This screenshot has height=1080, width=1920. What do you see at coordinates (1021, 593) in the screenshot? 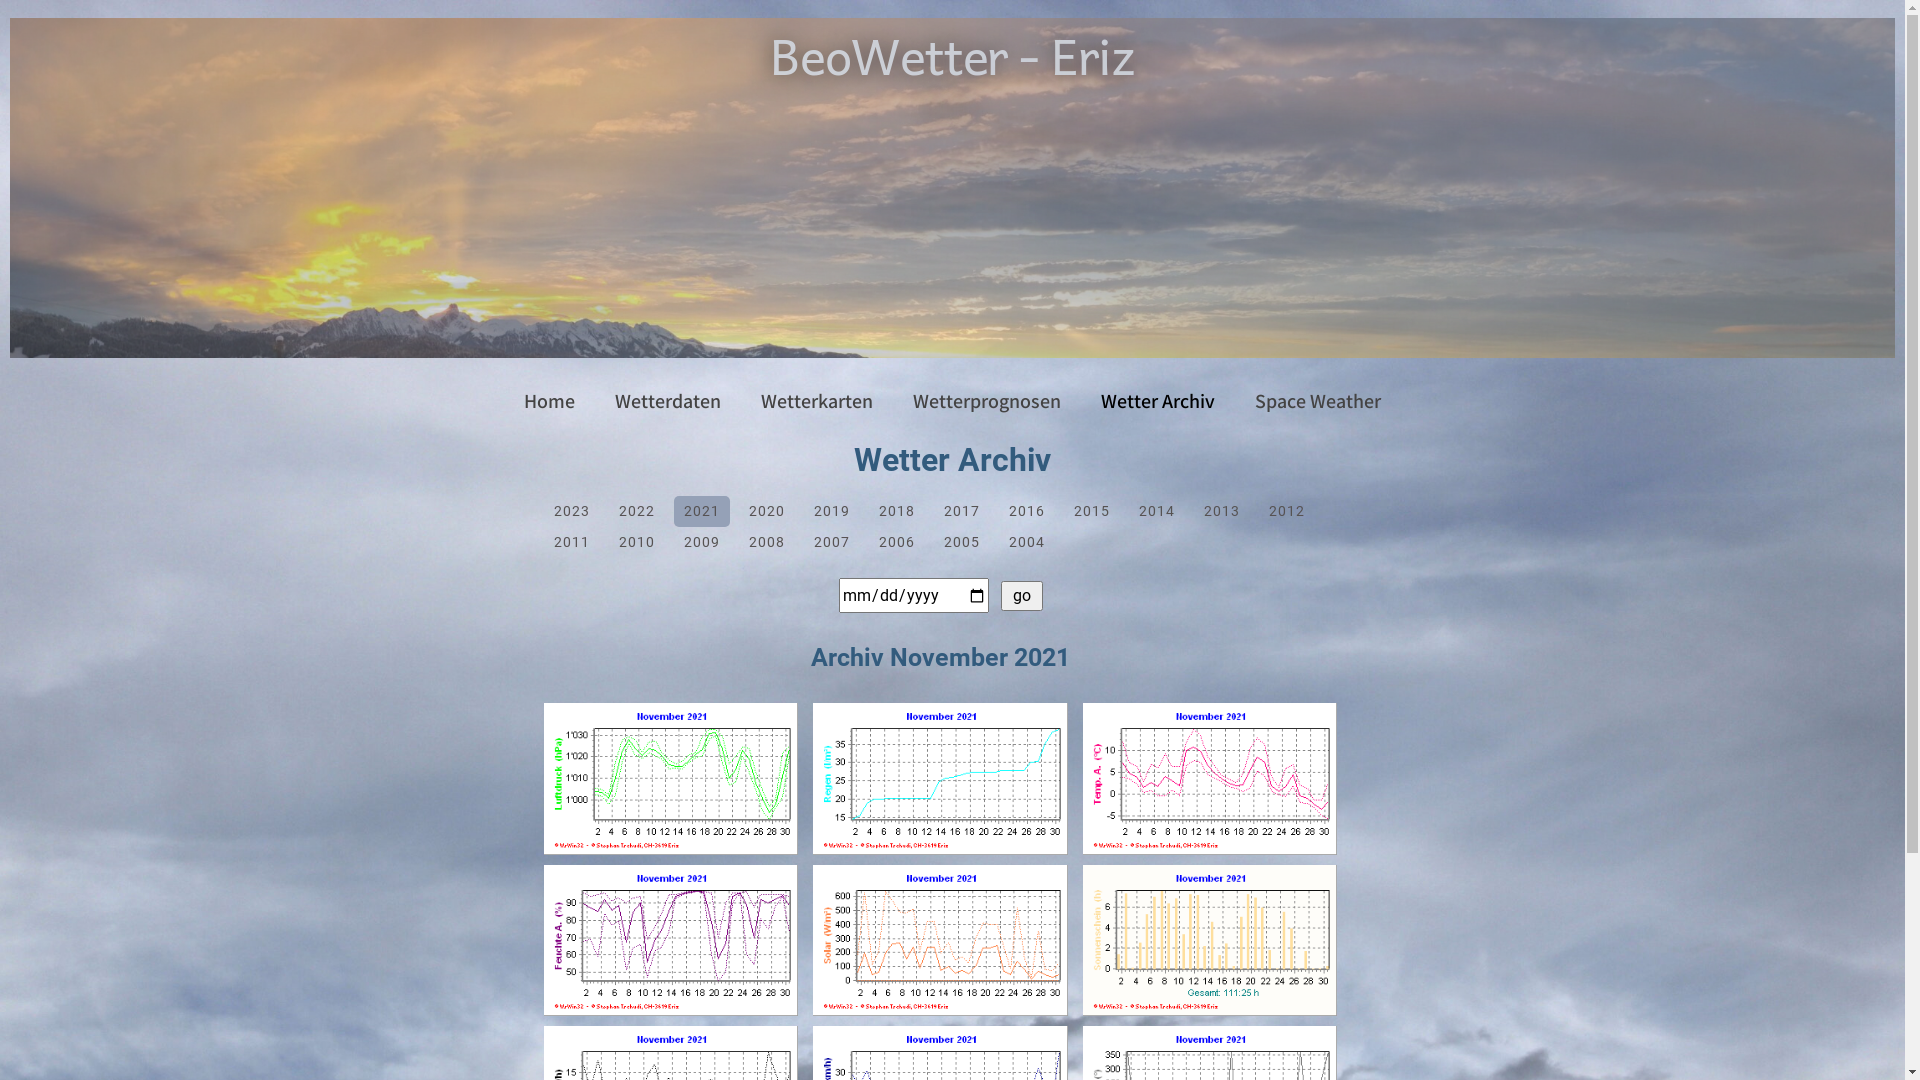
I see `' go '` at bounding box center [1021, 593].